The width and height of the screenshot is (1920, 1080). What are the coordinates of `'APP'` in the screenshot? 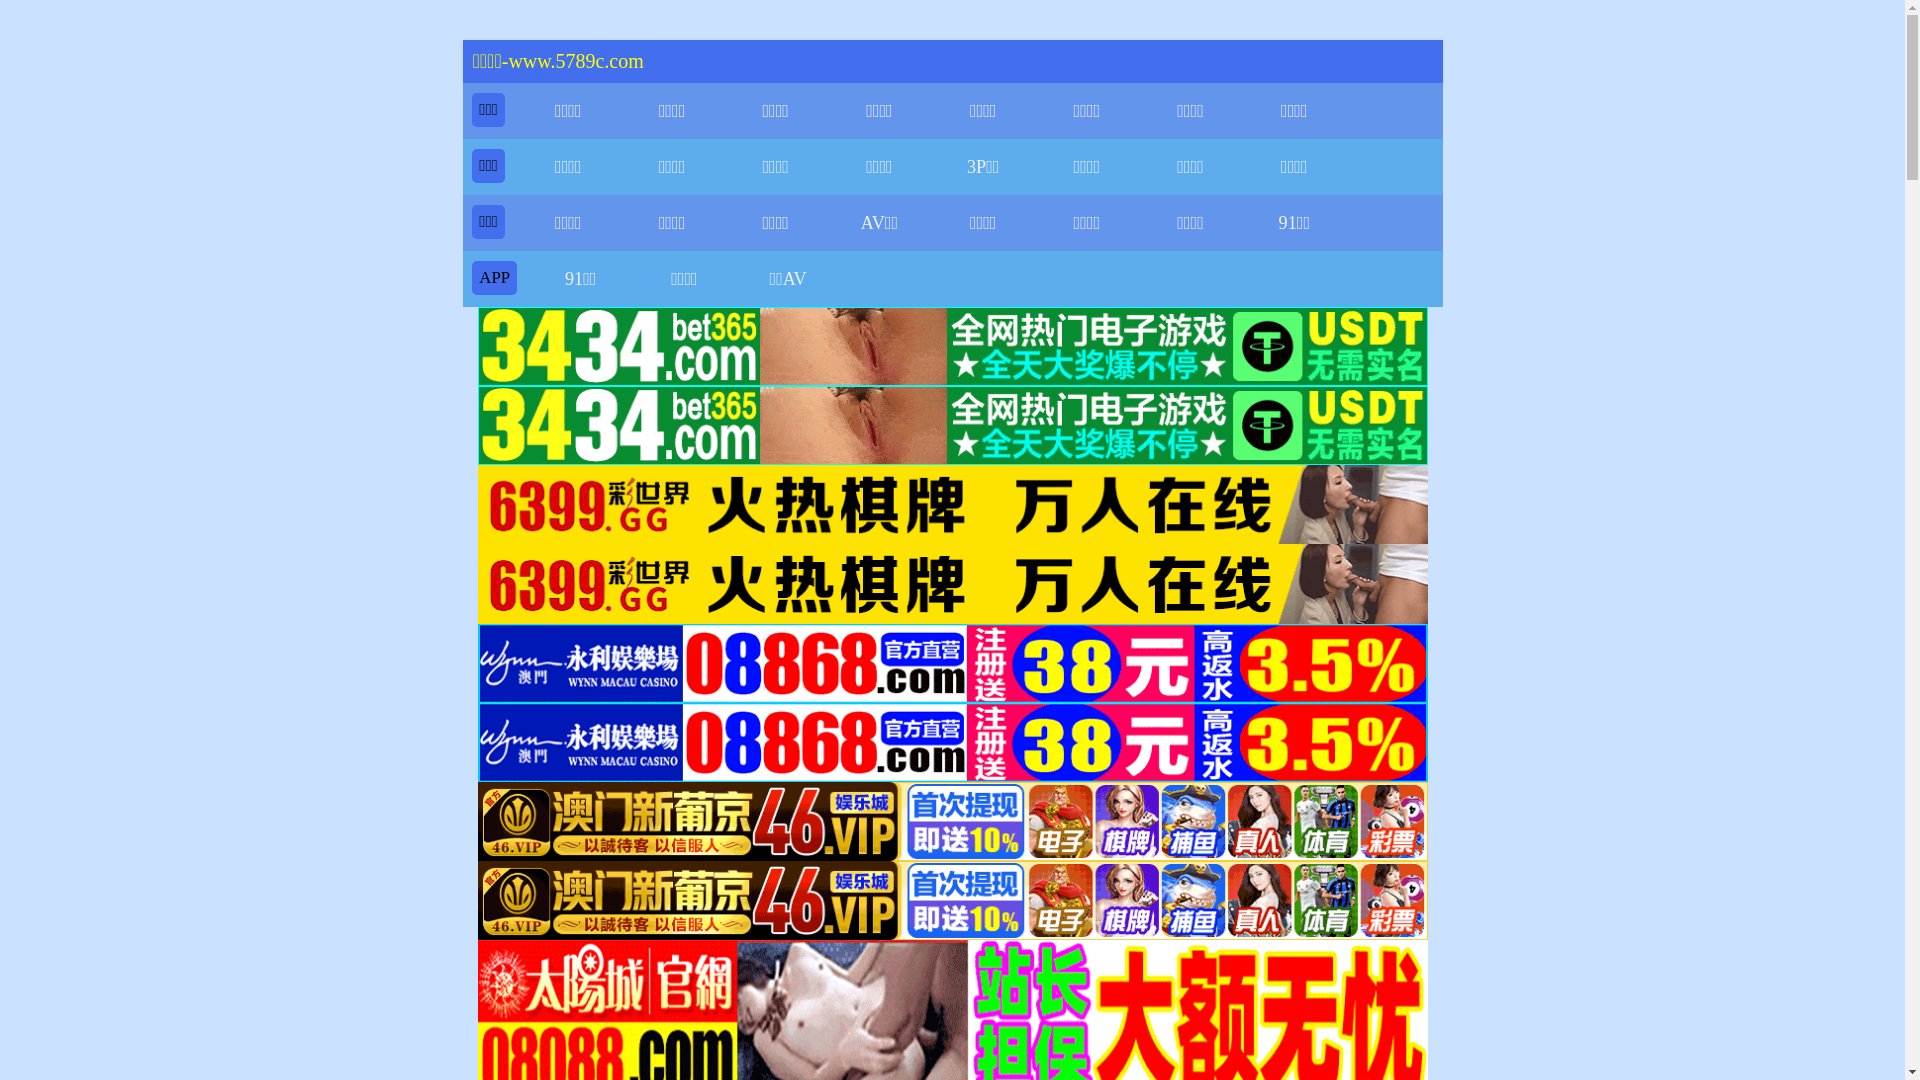 It's located at (494, 277).